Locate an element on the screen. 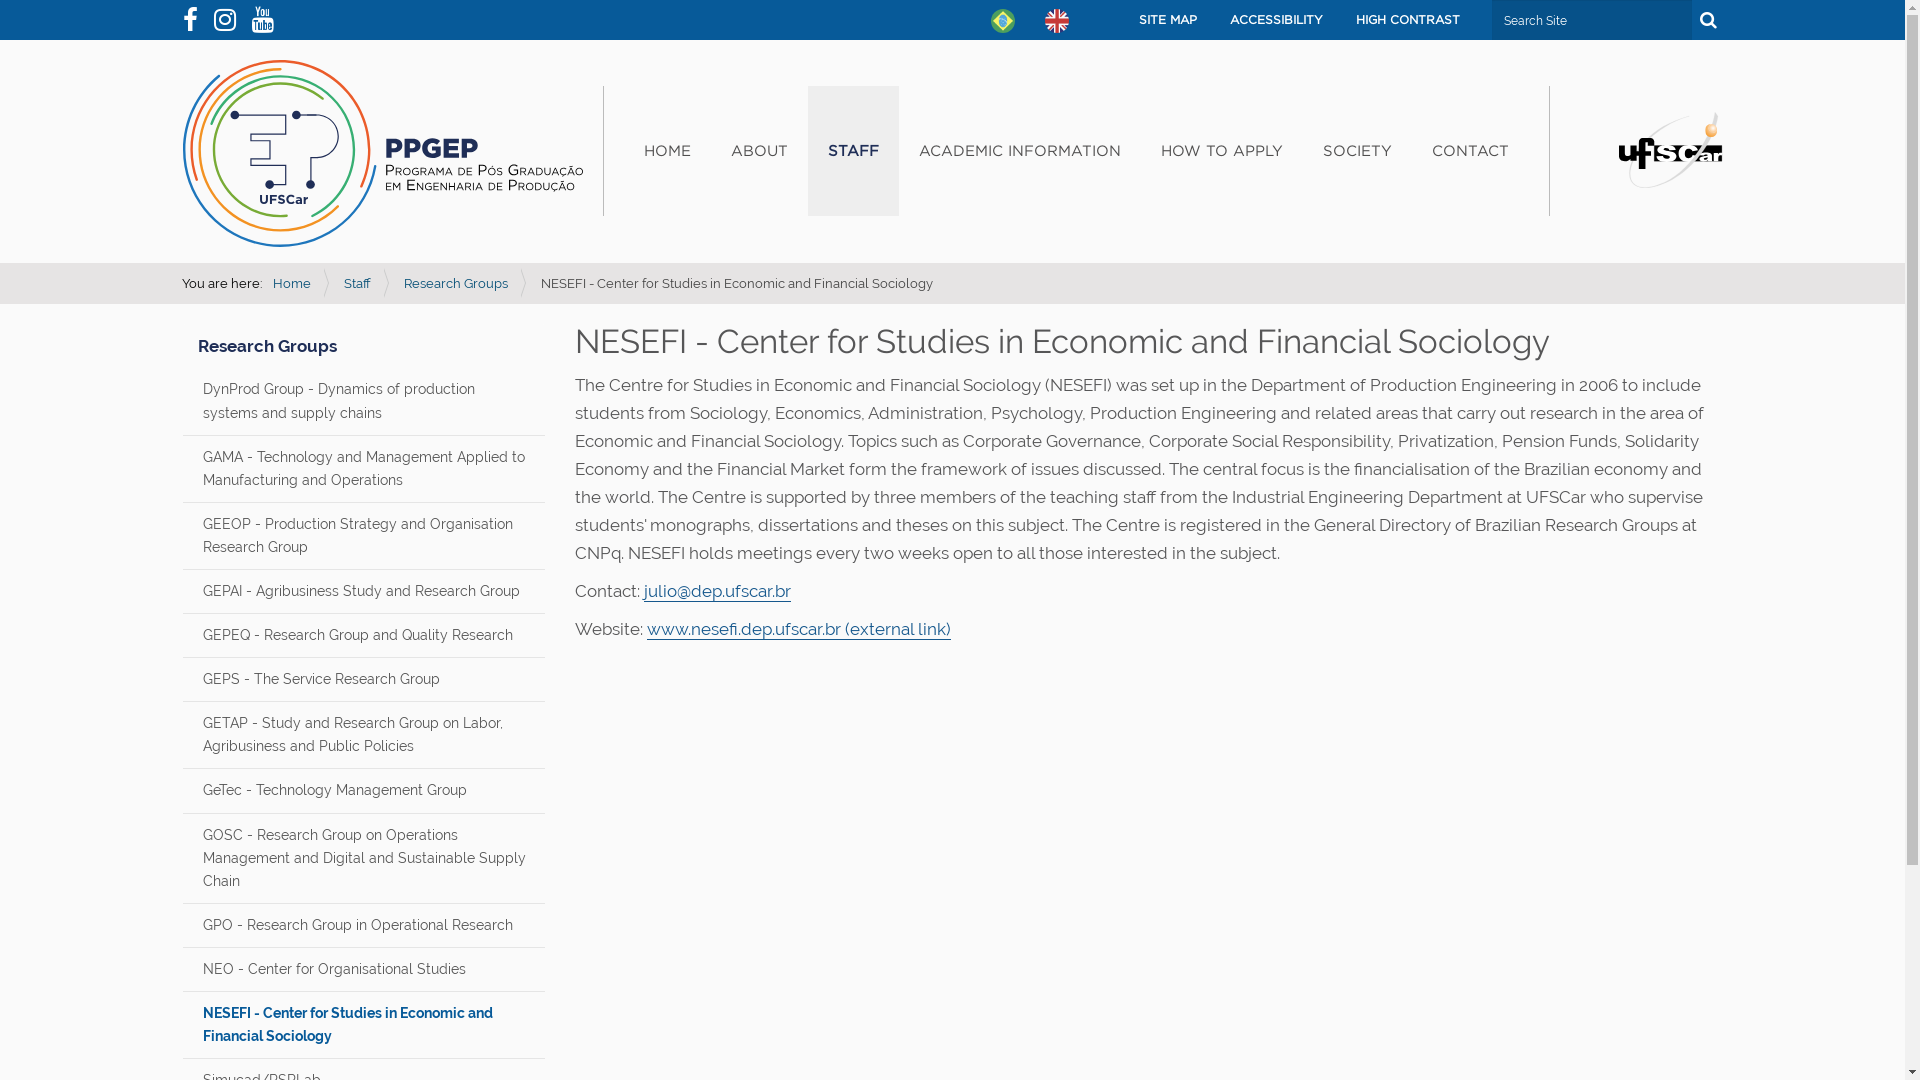 The height and width of the screenshot is (1080, 1920). 'ACADEMIC INFORMATION' is located at coordinates (896, 149).